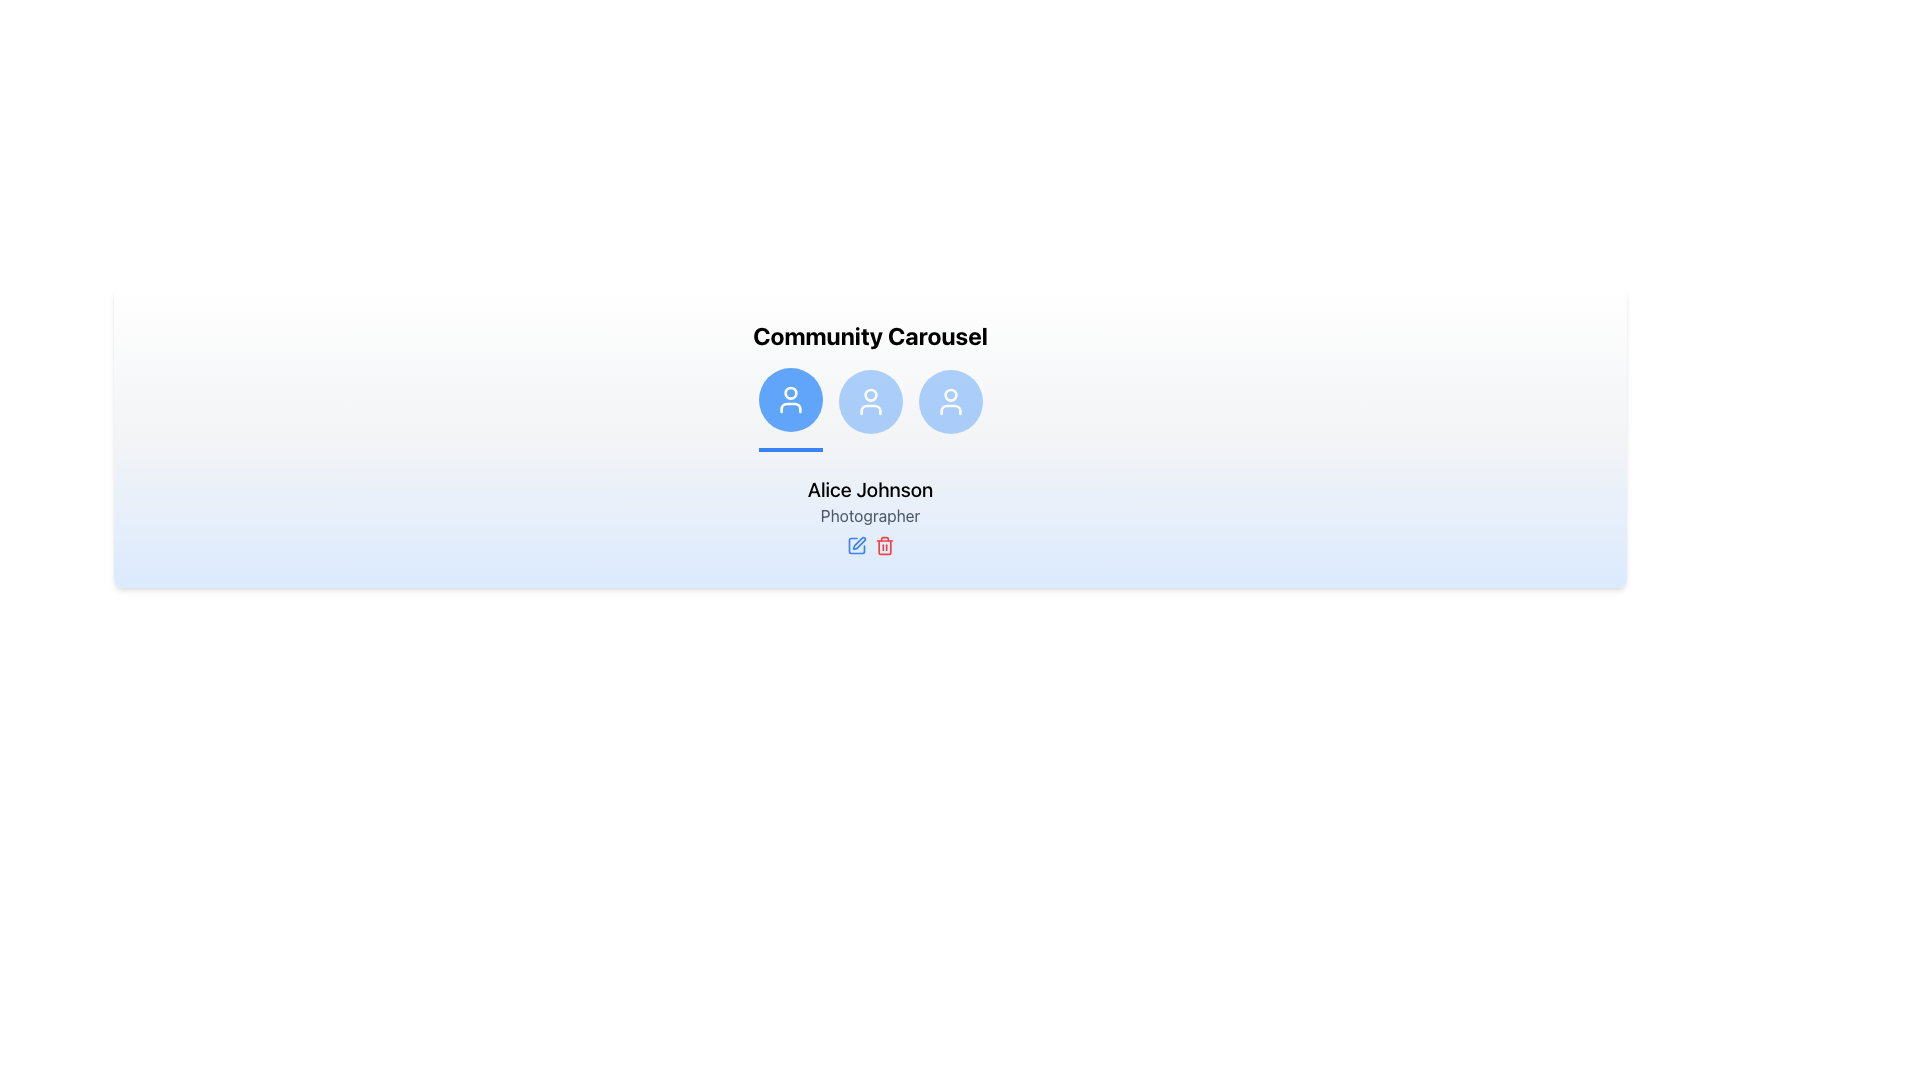 This screenshot has height=1080, width=1920. What do you see at coordinates (949, 401) in the screenshot?
I see `the person icon within the blue circular button` at bounding box center [949, 401].